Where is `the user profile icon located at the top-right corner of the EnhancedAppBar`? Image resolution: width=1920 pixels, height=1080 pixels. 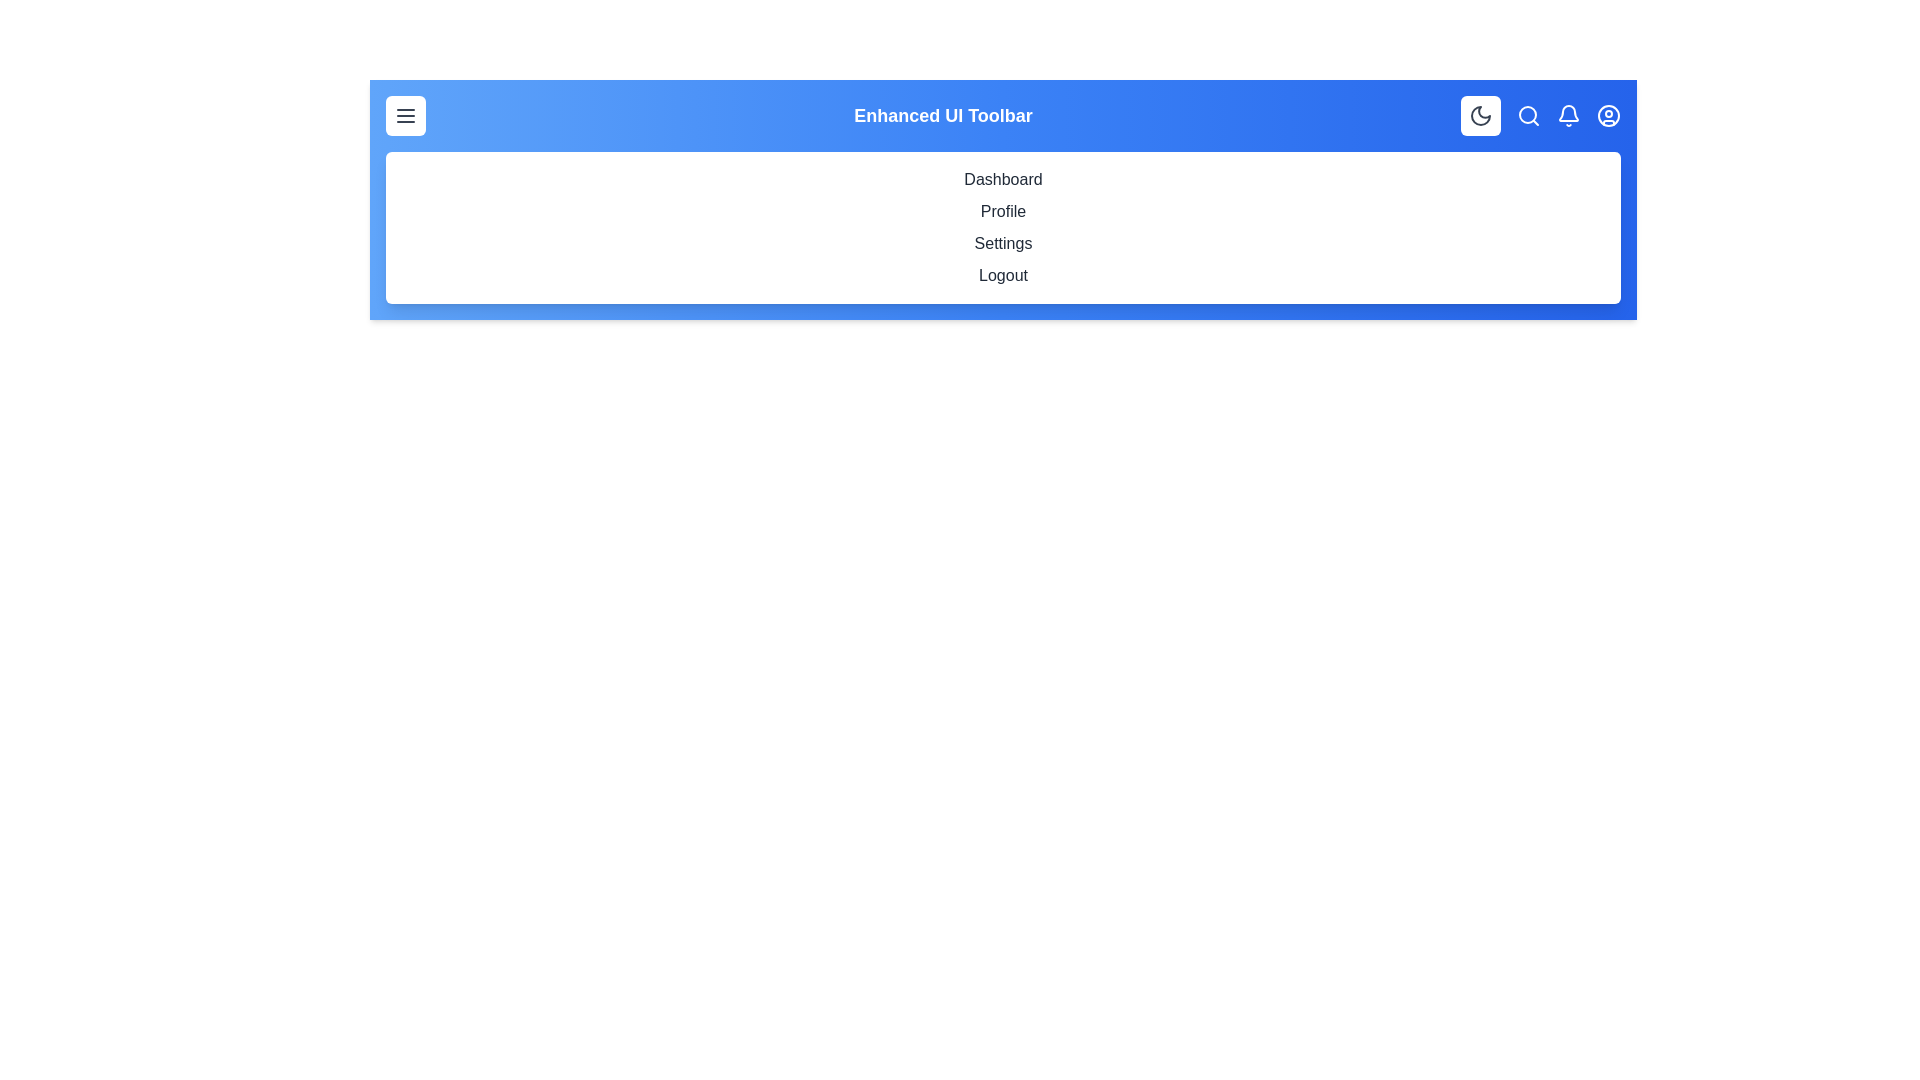
the user profile icon located at the top-right corner of the EnhancedAppBar is located at coordinates (1608, 115).